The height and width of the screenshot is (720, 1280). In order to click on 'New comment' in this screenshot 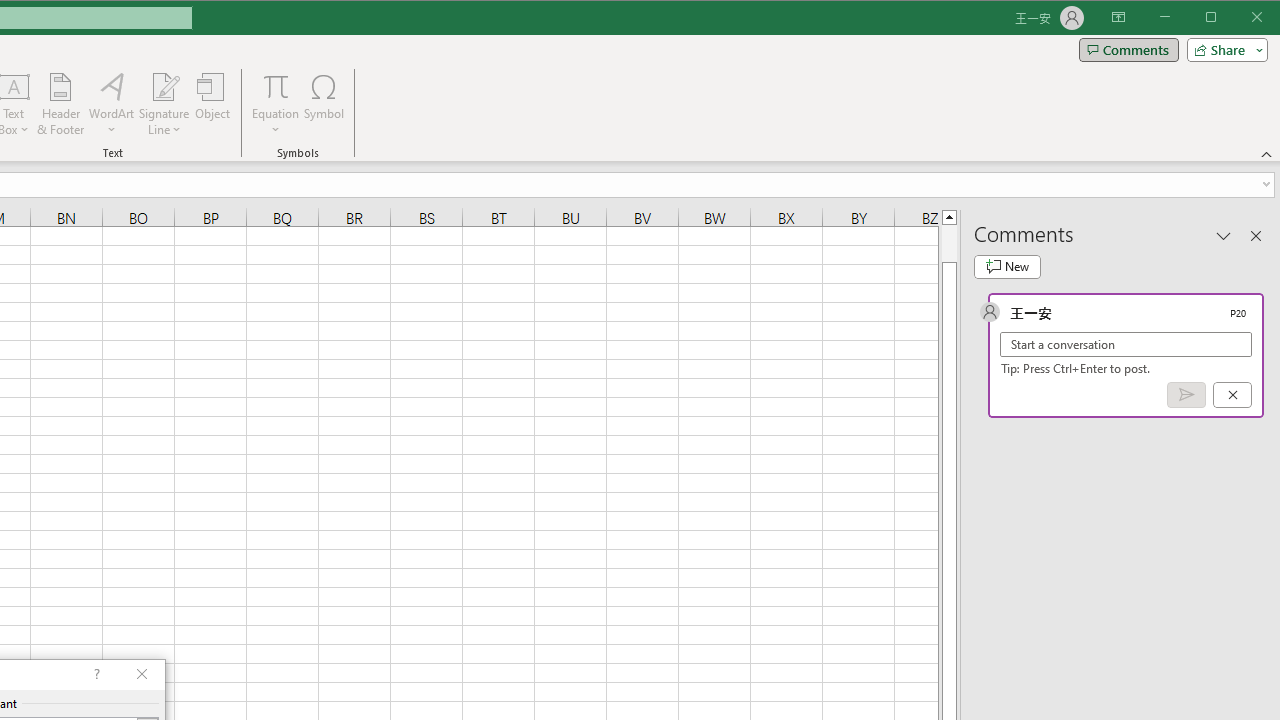, I will do `click(1007, 266)`.